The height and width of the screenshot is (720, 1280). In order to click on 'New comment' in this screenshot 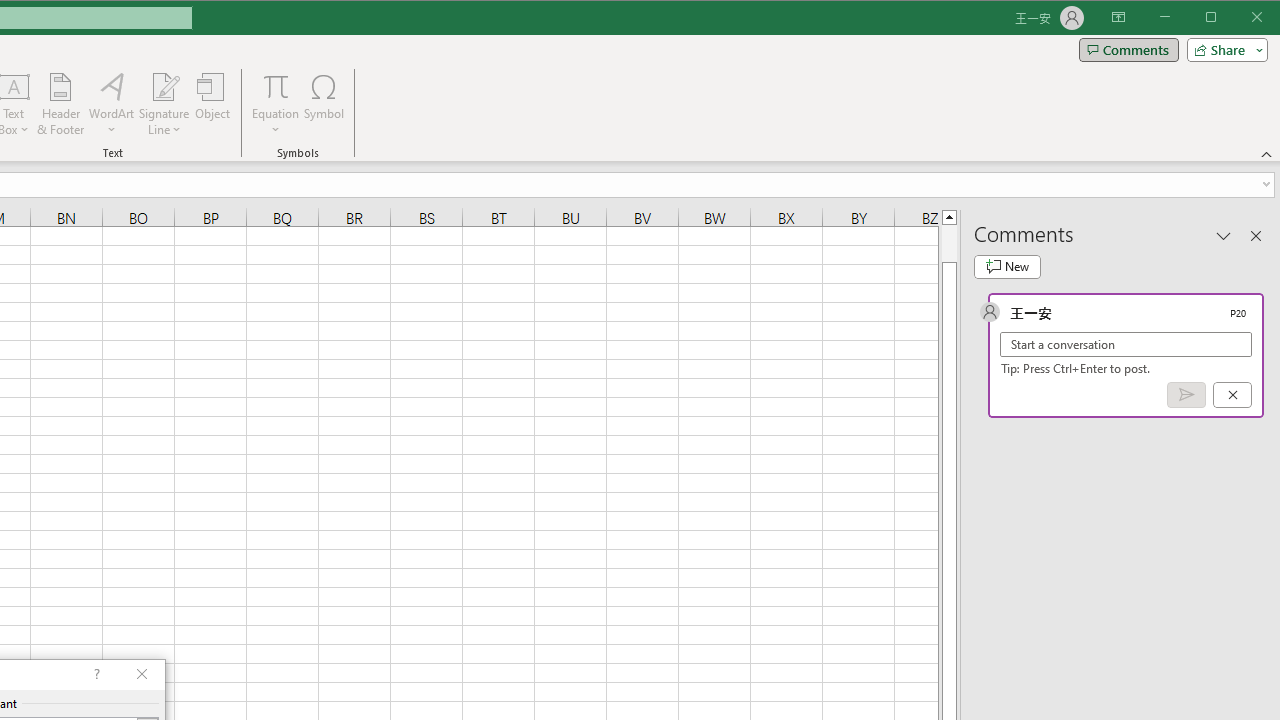, I will do `click(1007, 266)`.